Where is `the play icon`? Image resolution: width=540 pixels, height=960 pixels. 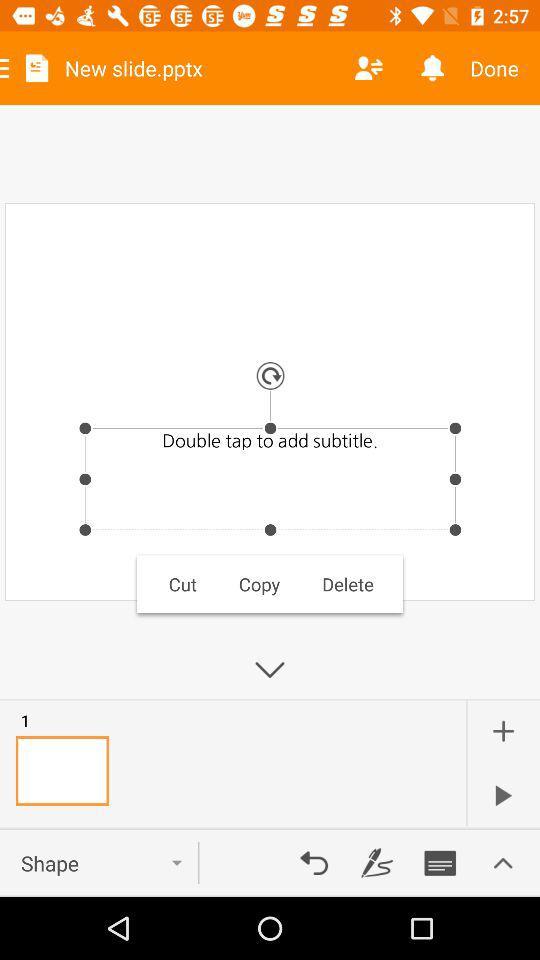
the play icon is located at coordinates (502, 795).